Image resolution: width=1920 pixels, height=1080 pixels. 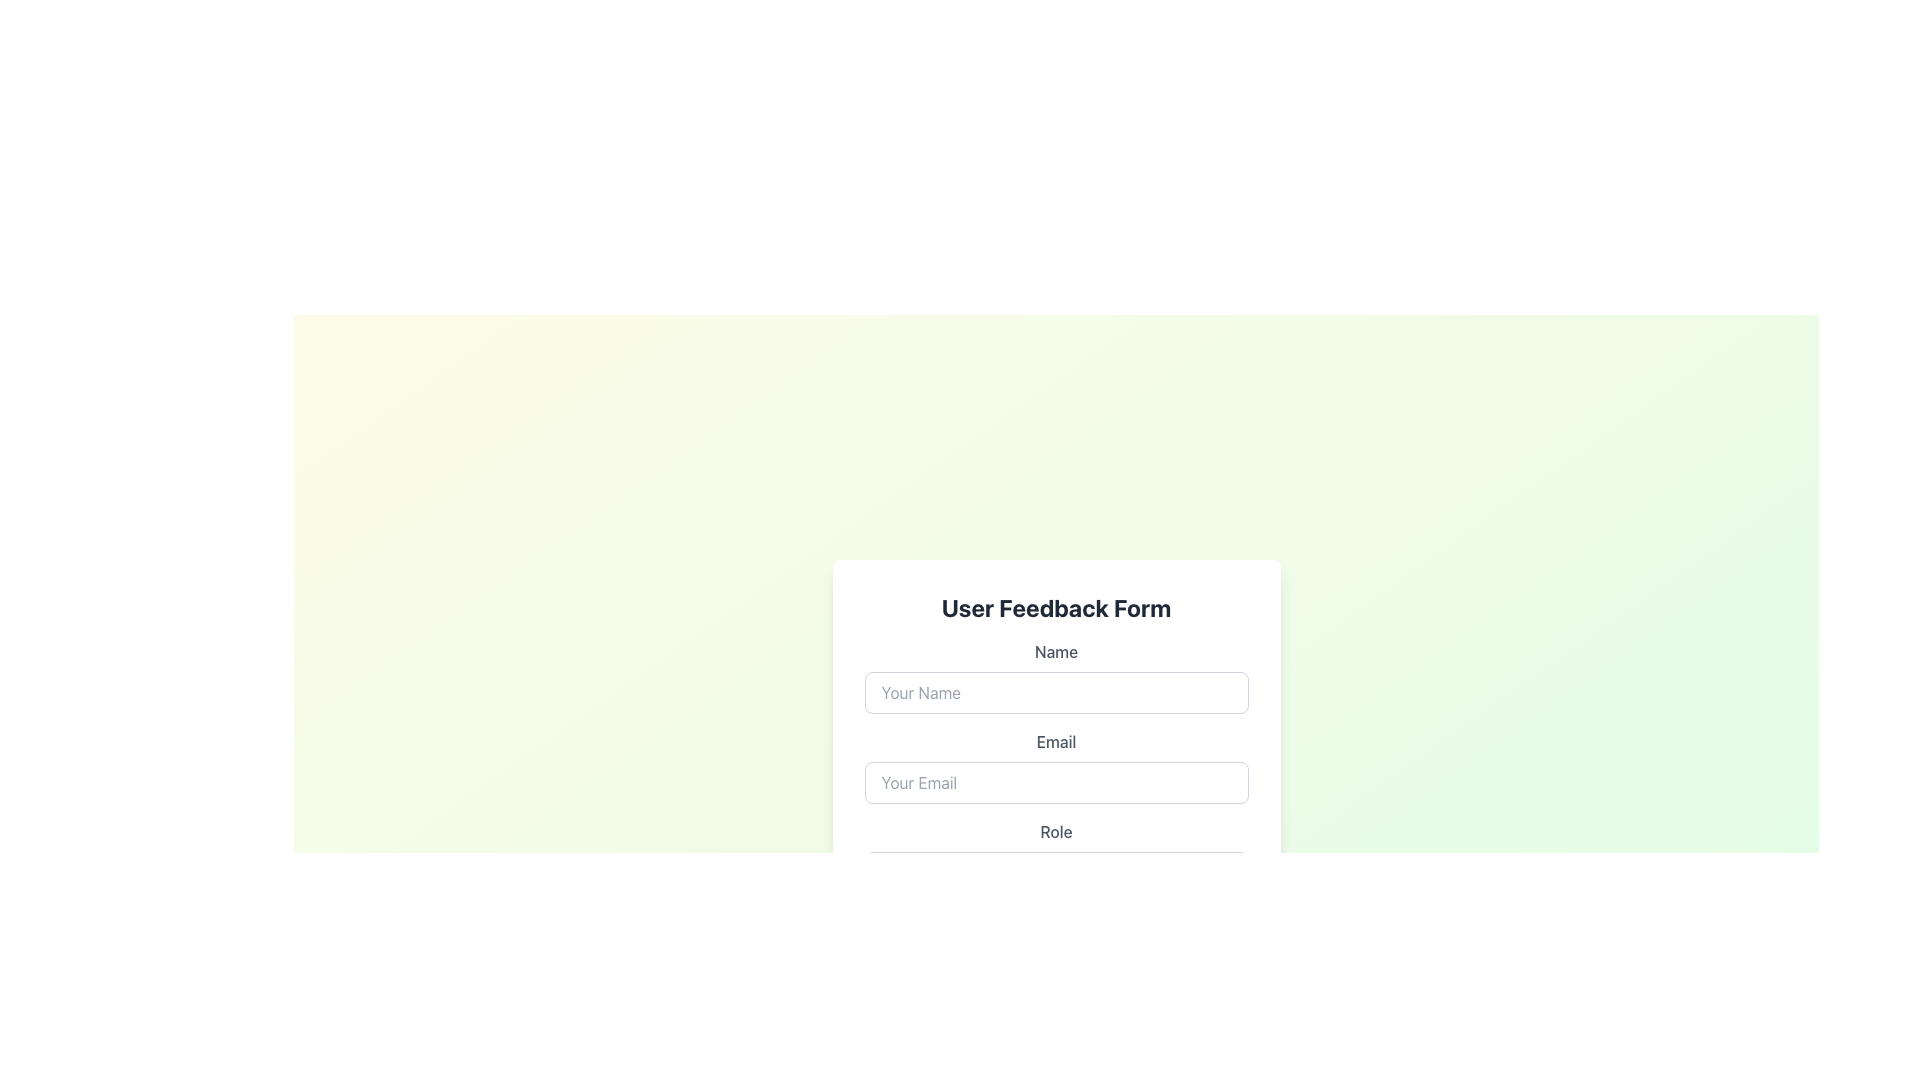 I want to click on the Text Label indicating the input field for entering the user's name, which is positioned above the input field labeled 'Your Name', so click(x=1055, y=651).